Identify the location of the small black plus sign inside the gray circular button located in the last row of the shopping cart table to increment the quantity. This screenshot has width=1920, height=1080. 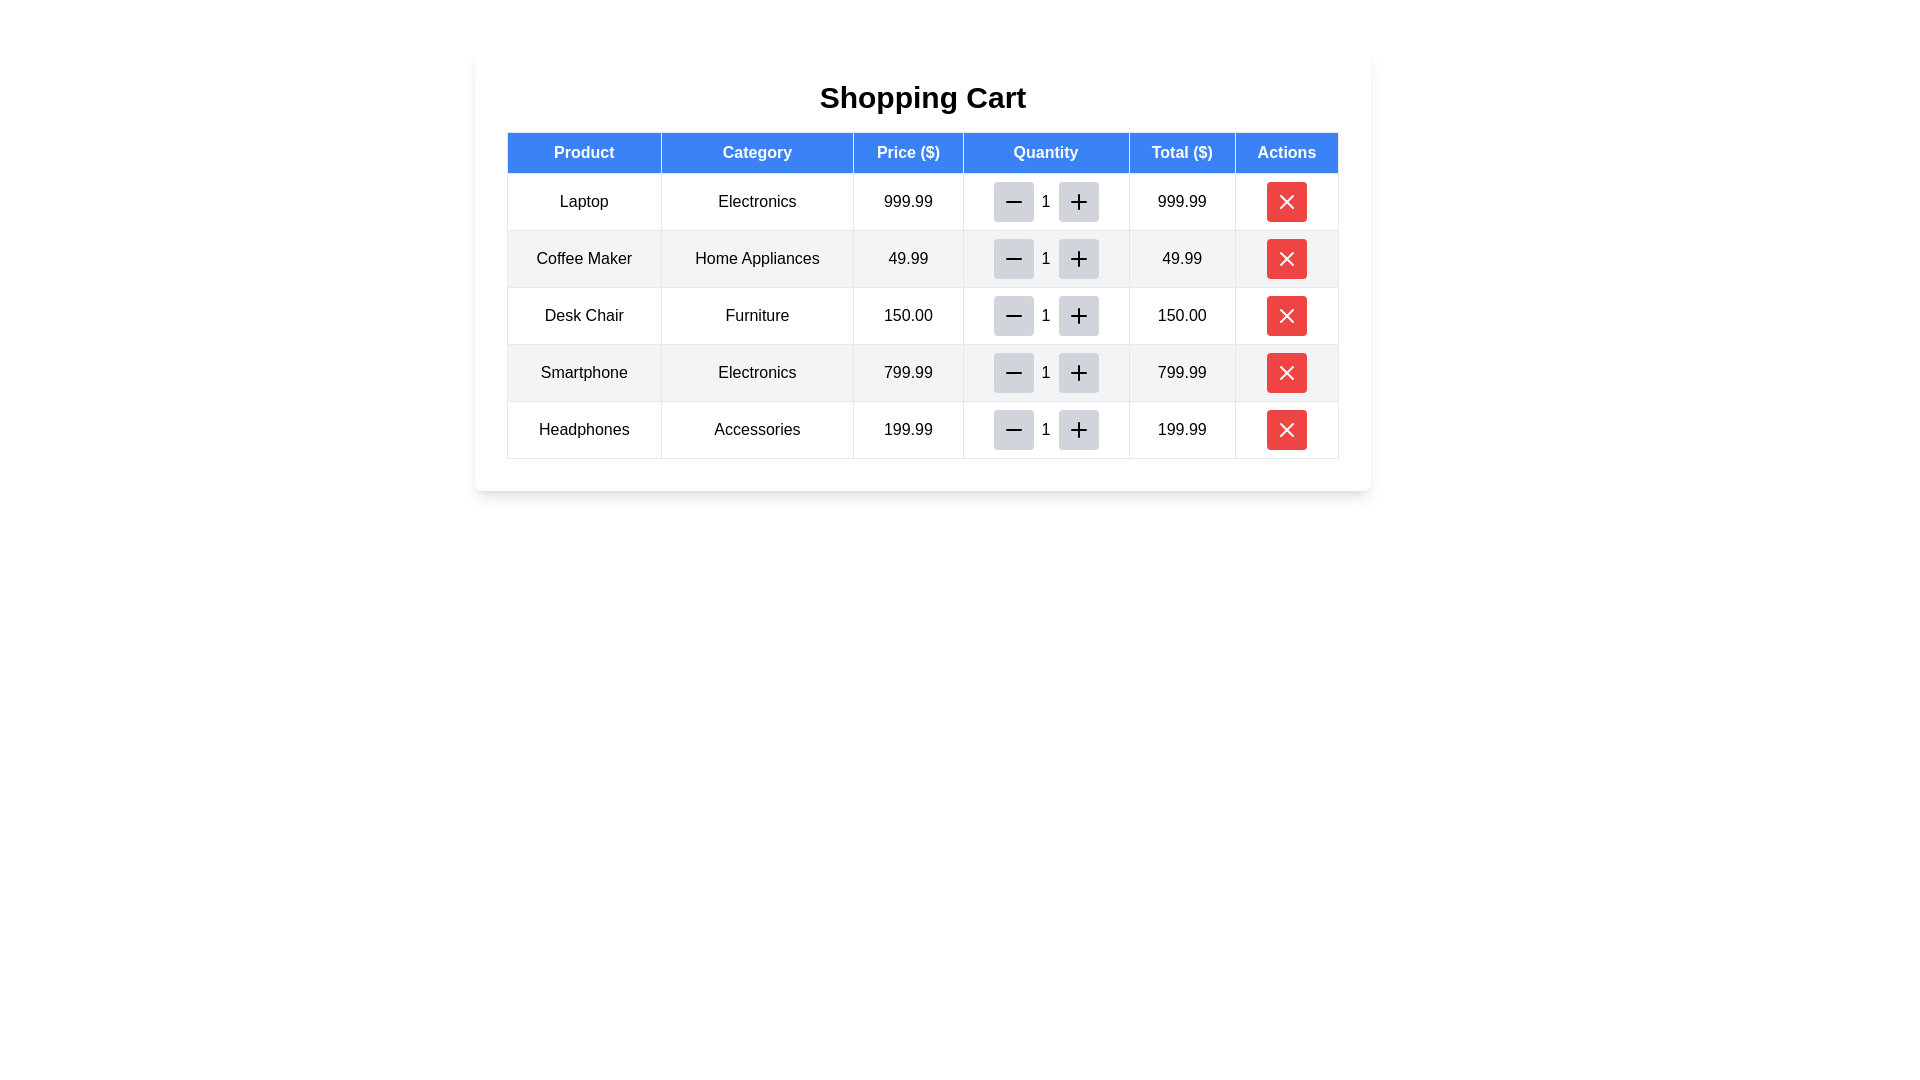
(1077, 428).